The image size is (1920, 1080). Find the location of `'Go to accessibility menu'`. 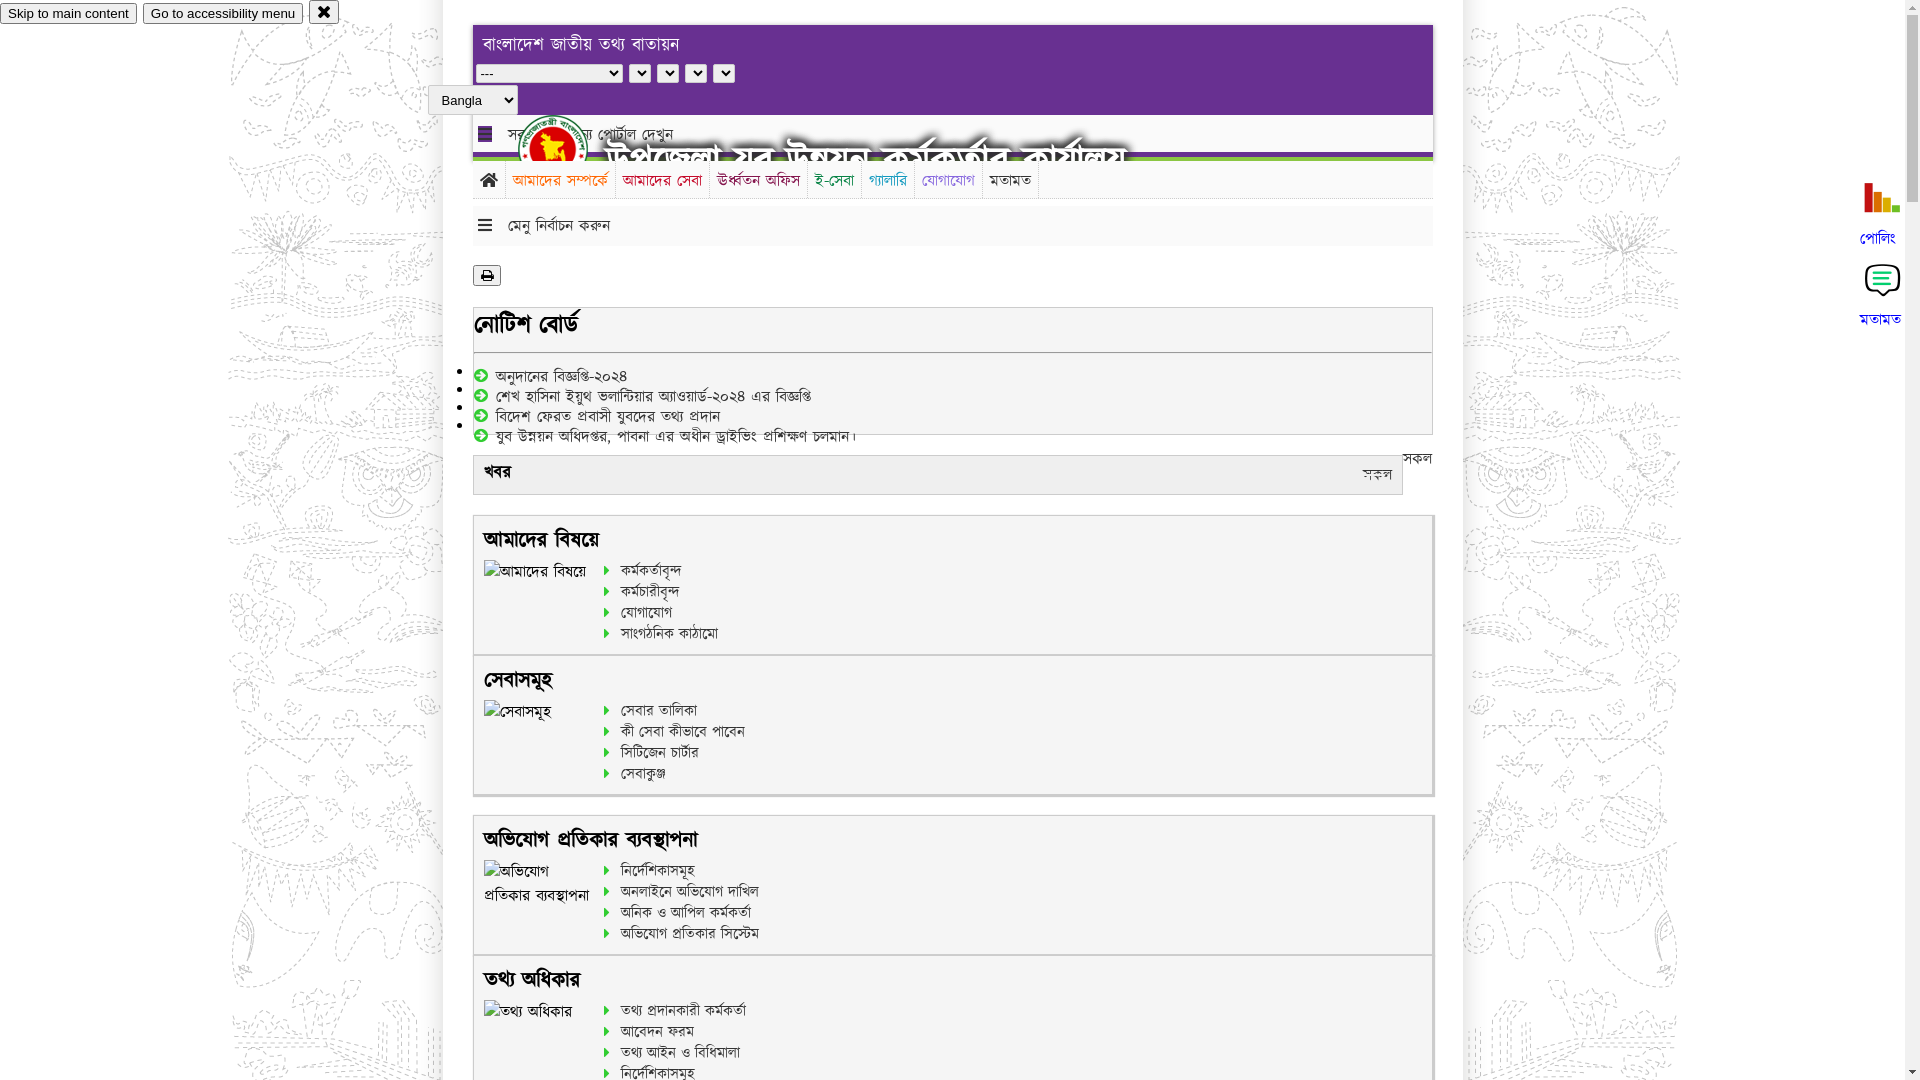

'Go to accessibility menu' is located at coordinates (222, 13).